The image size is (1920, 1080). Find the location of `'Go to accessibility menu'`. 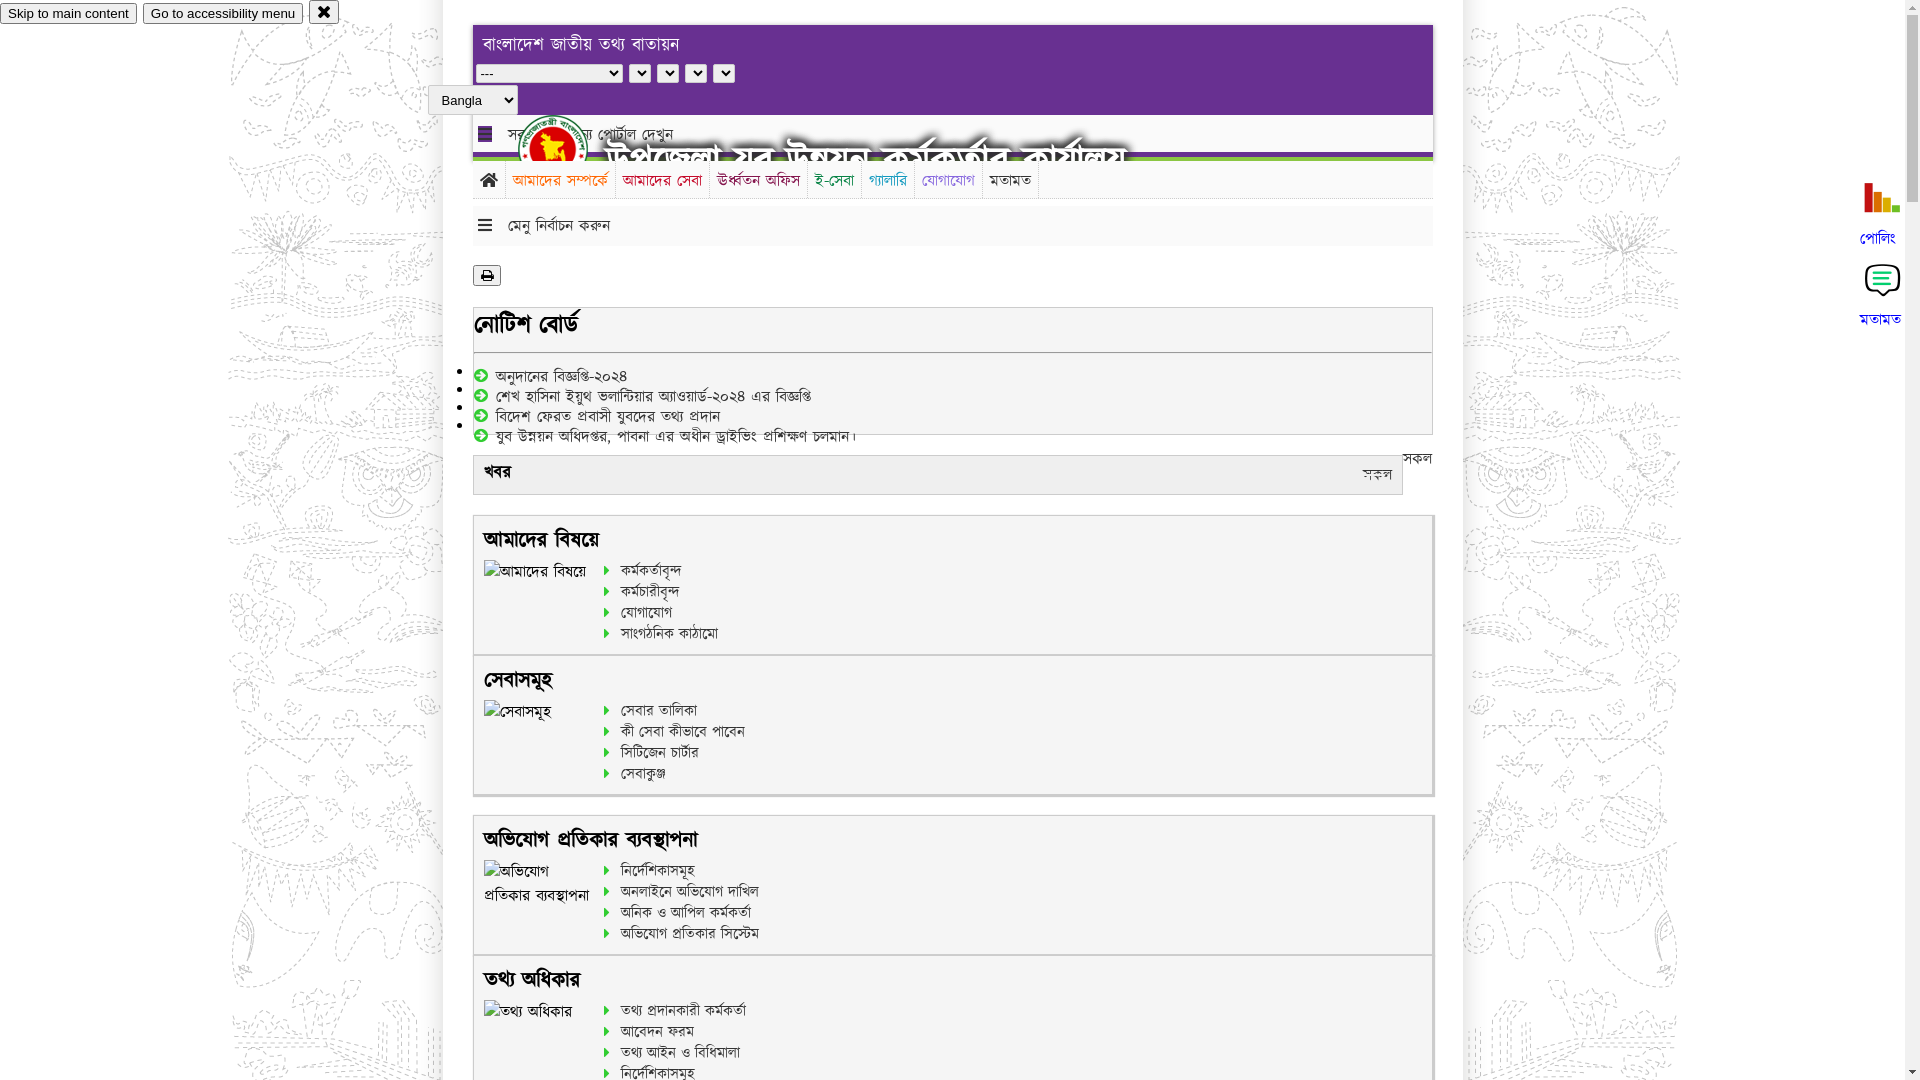

'Go to accessibility menu' is located at coordinates (222, 13).